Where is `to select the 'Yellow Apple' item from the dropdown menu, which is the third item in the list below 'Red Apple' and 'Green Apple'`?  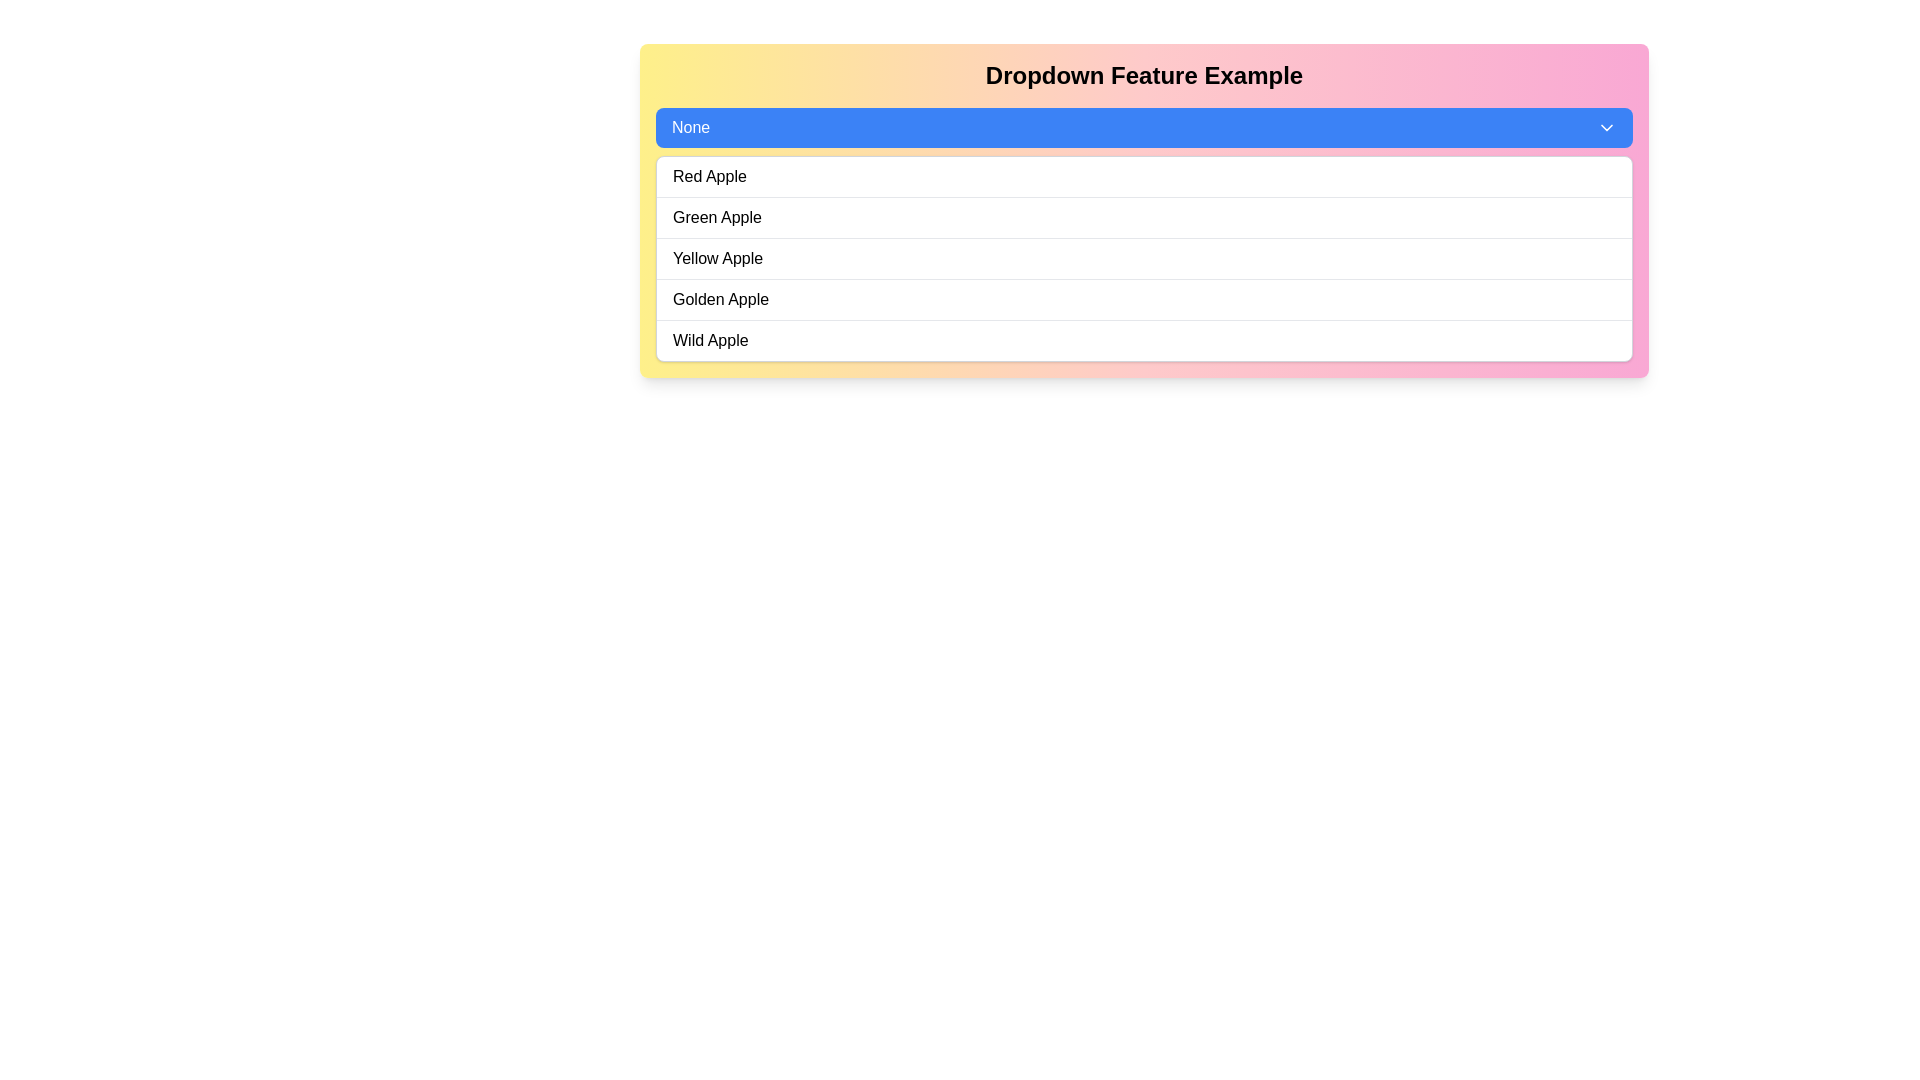
to select the 'Yellow Apple' item from the dropdown menu, which is the third item in the list below 'Red Apple' and 'Green Apple' is located at coordinates (1144, 257).